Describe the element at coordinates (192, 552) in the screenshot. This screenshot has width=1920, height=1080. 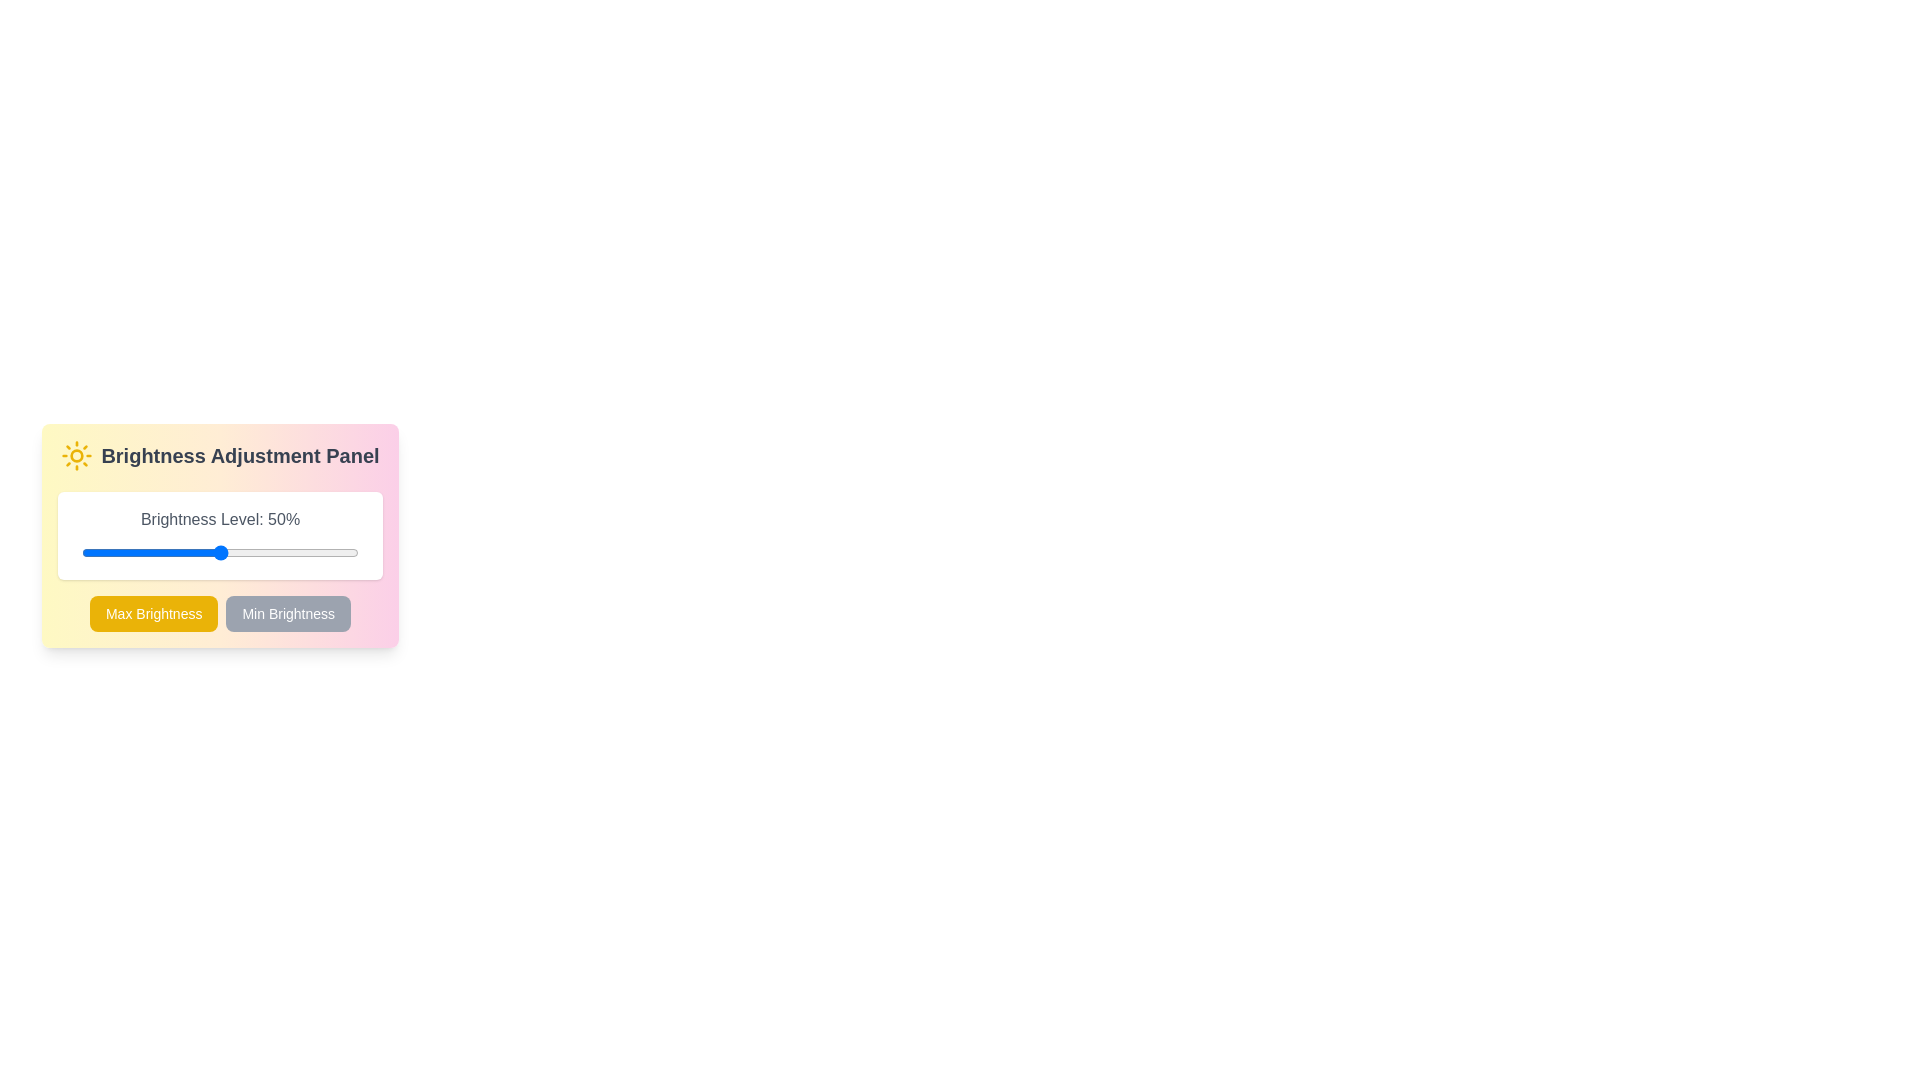
I see `the brightness by dragging the slider to 40%` at that location.